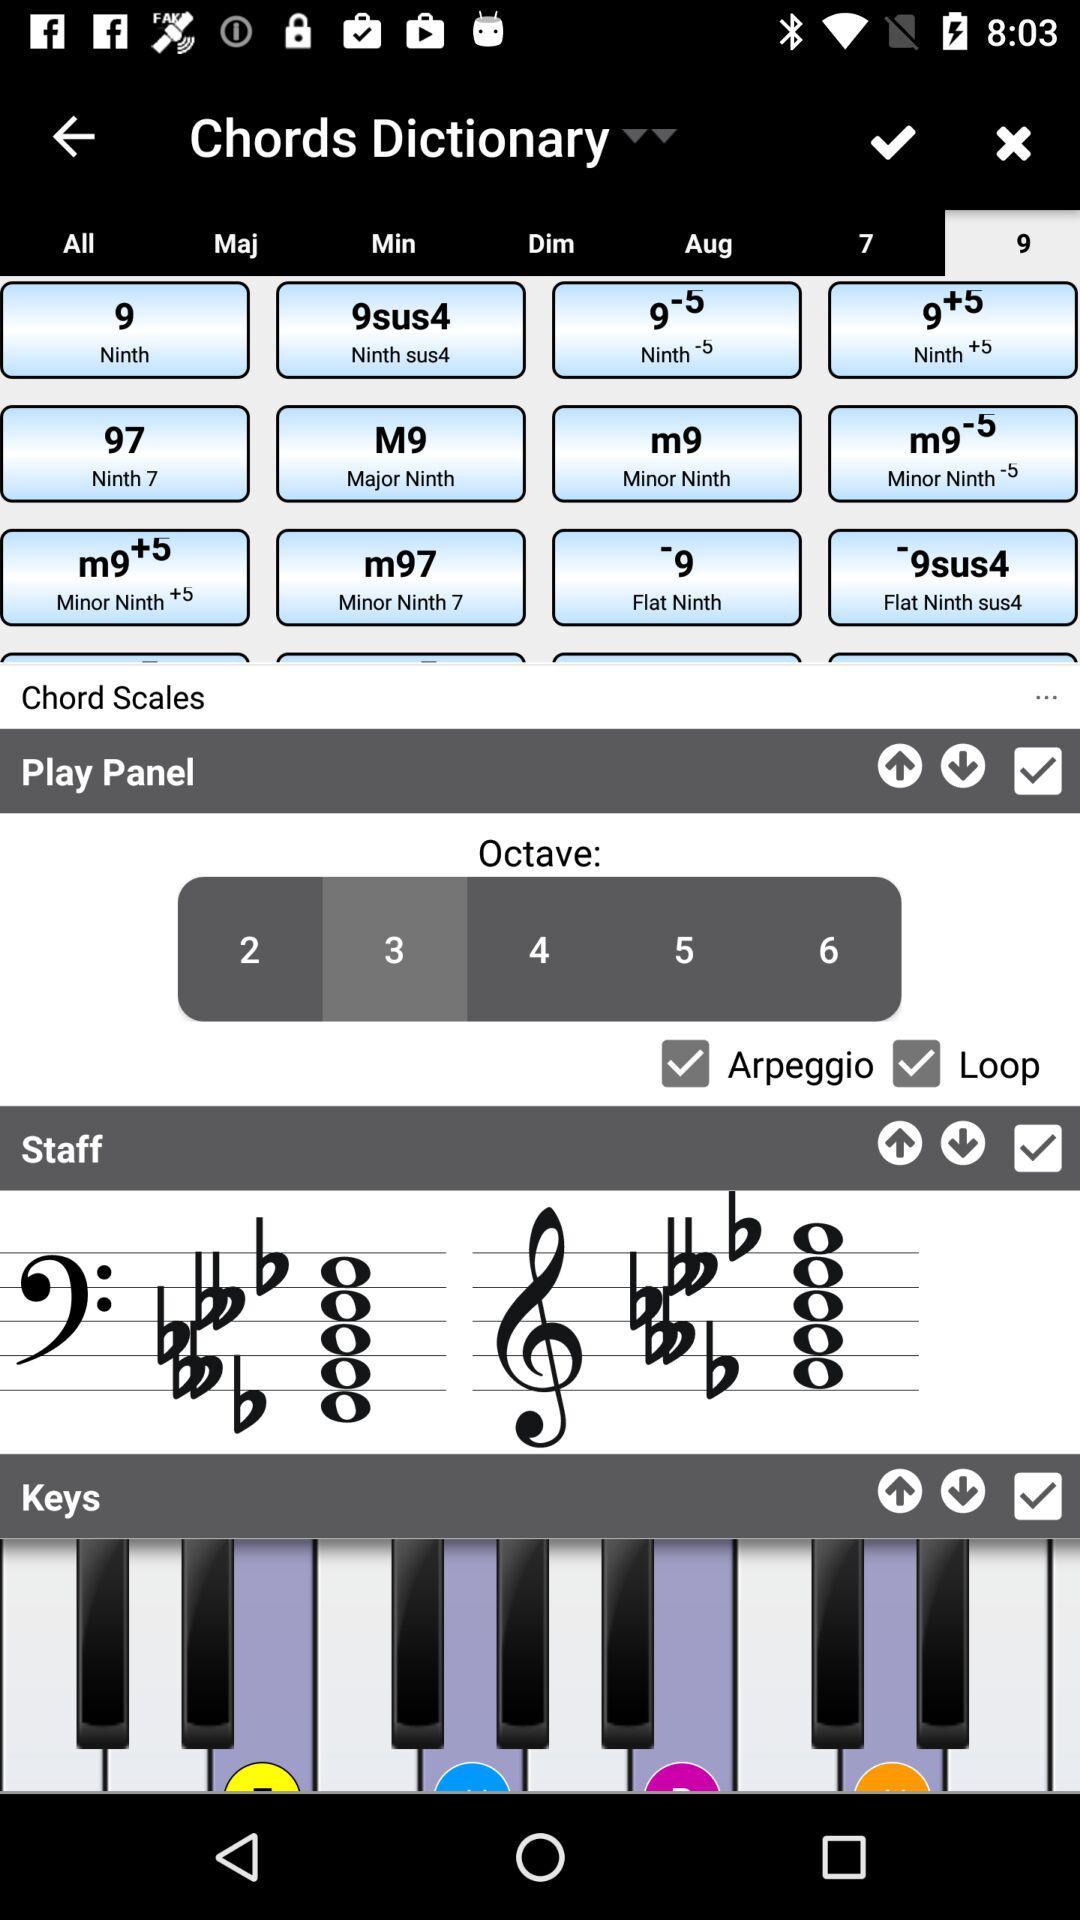  What do you see at coordinates (1063, 1665) in the screenshot?
I see `piano white key` at bounding box center [1063, 1665].